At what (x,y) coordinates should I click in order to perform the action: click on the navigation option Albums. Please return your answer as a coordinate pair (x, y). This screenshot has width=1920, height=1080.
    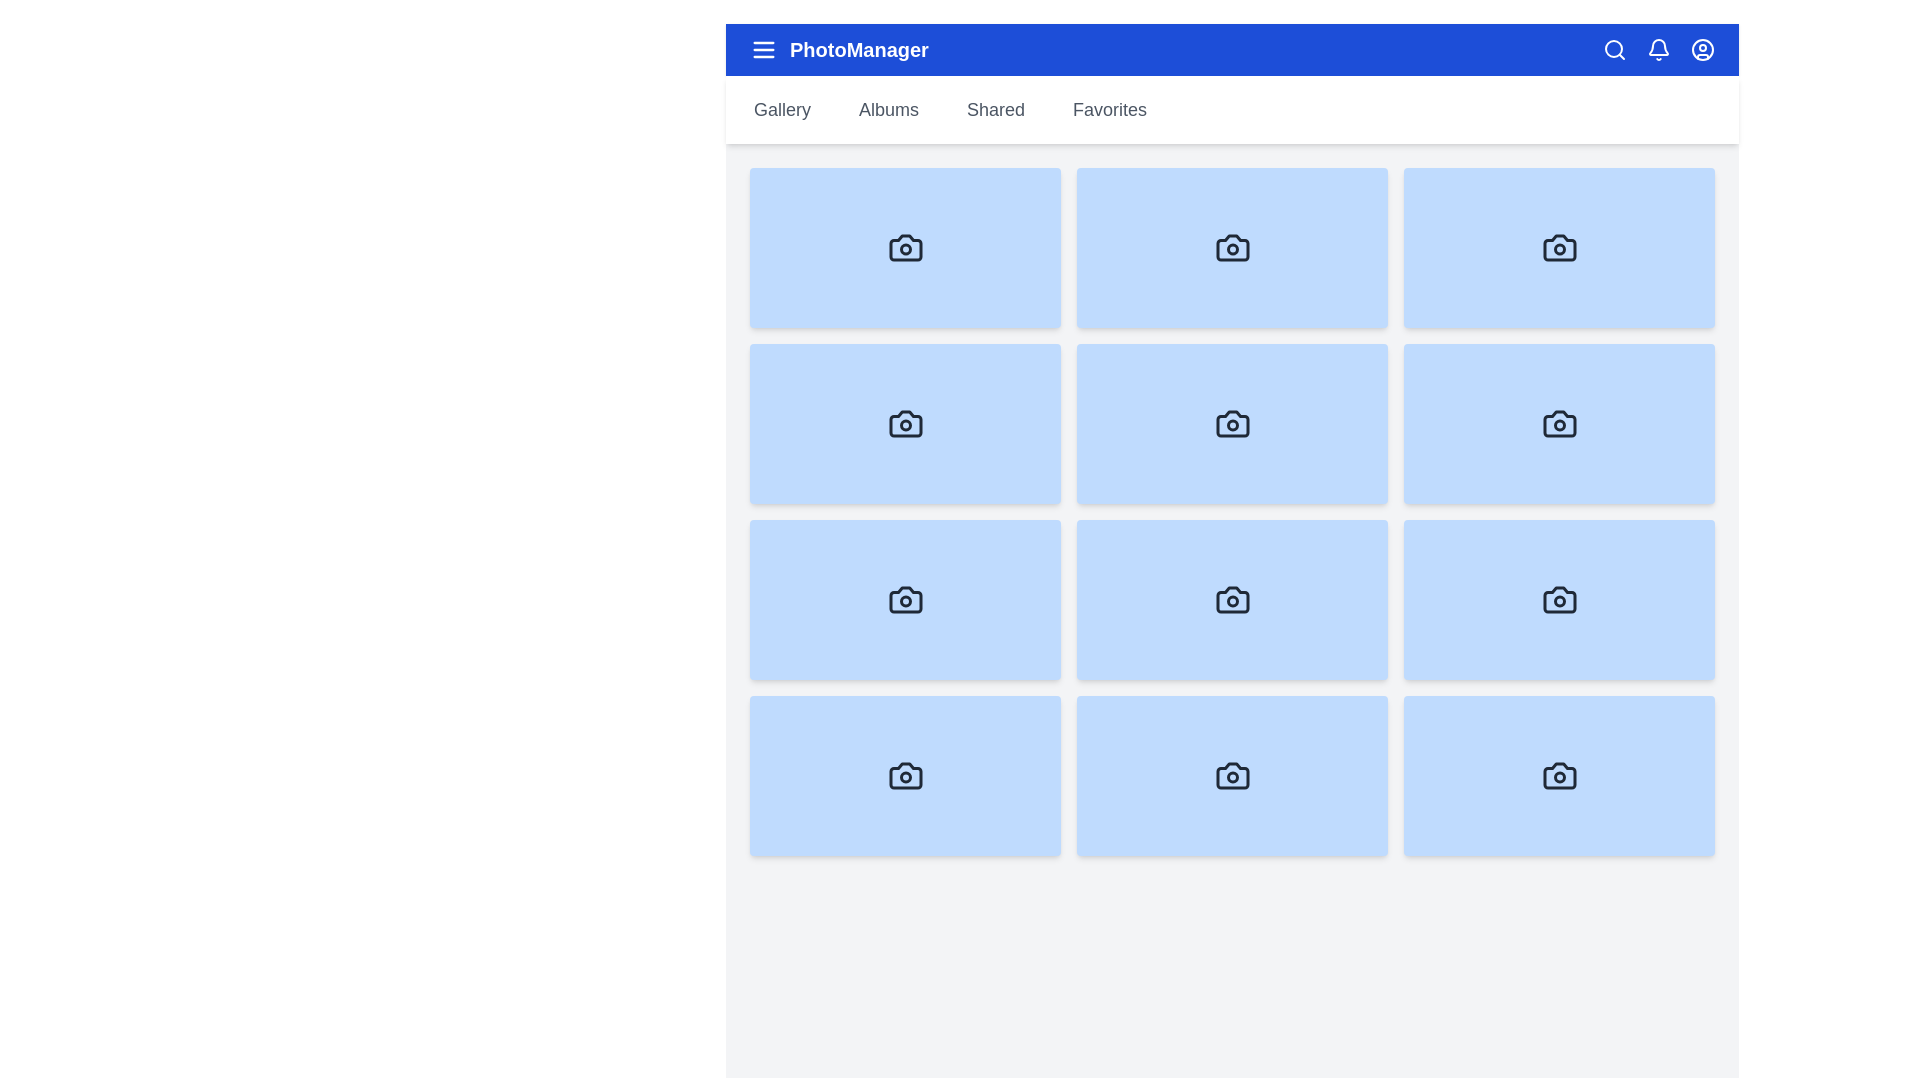
    Looking at the image, I should click on (887, 110).